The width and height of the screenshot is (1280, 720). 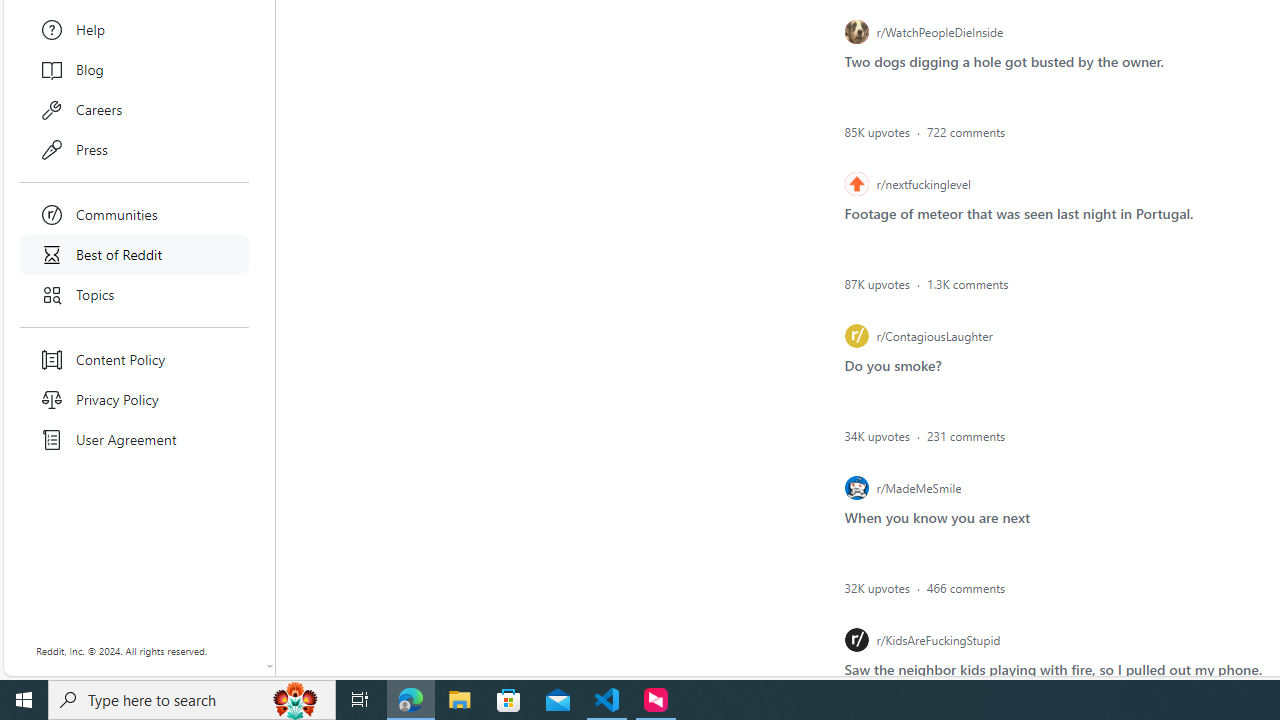 I want to click on 'Press', so click(x=134, y=149).